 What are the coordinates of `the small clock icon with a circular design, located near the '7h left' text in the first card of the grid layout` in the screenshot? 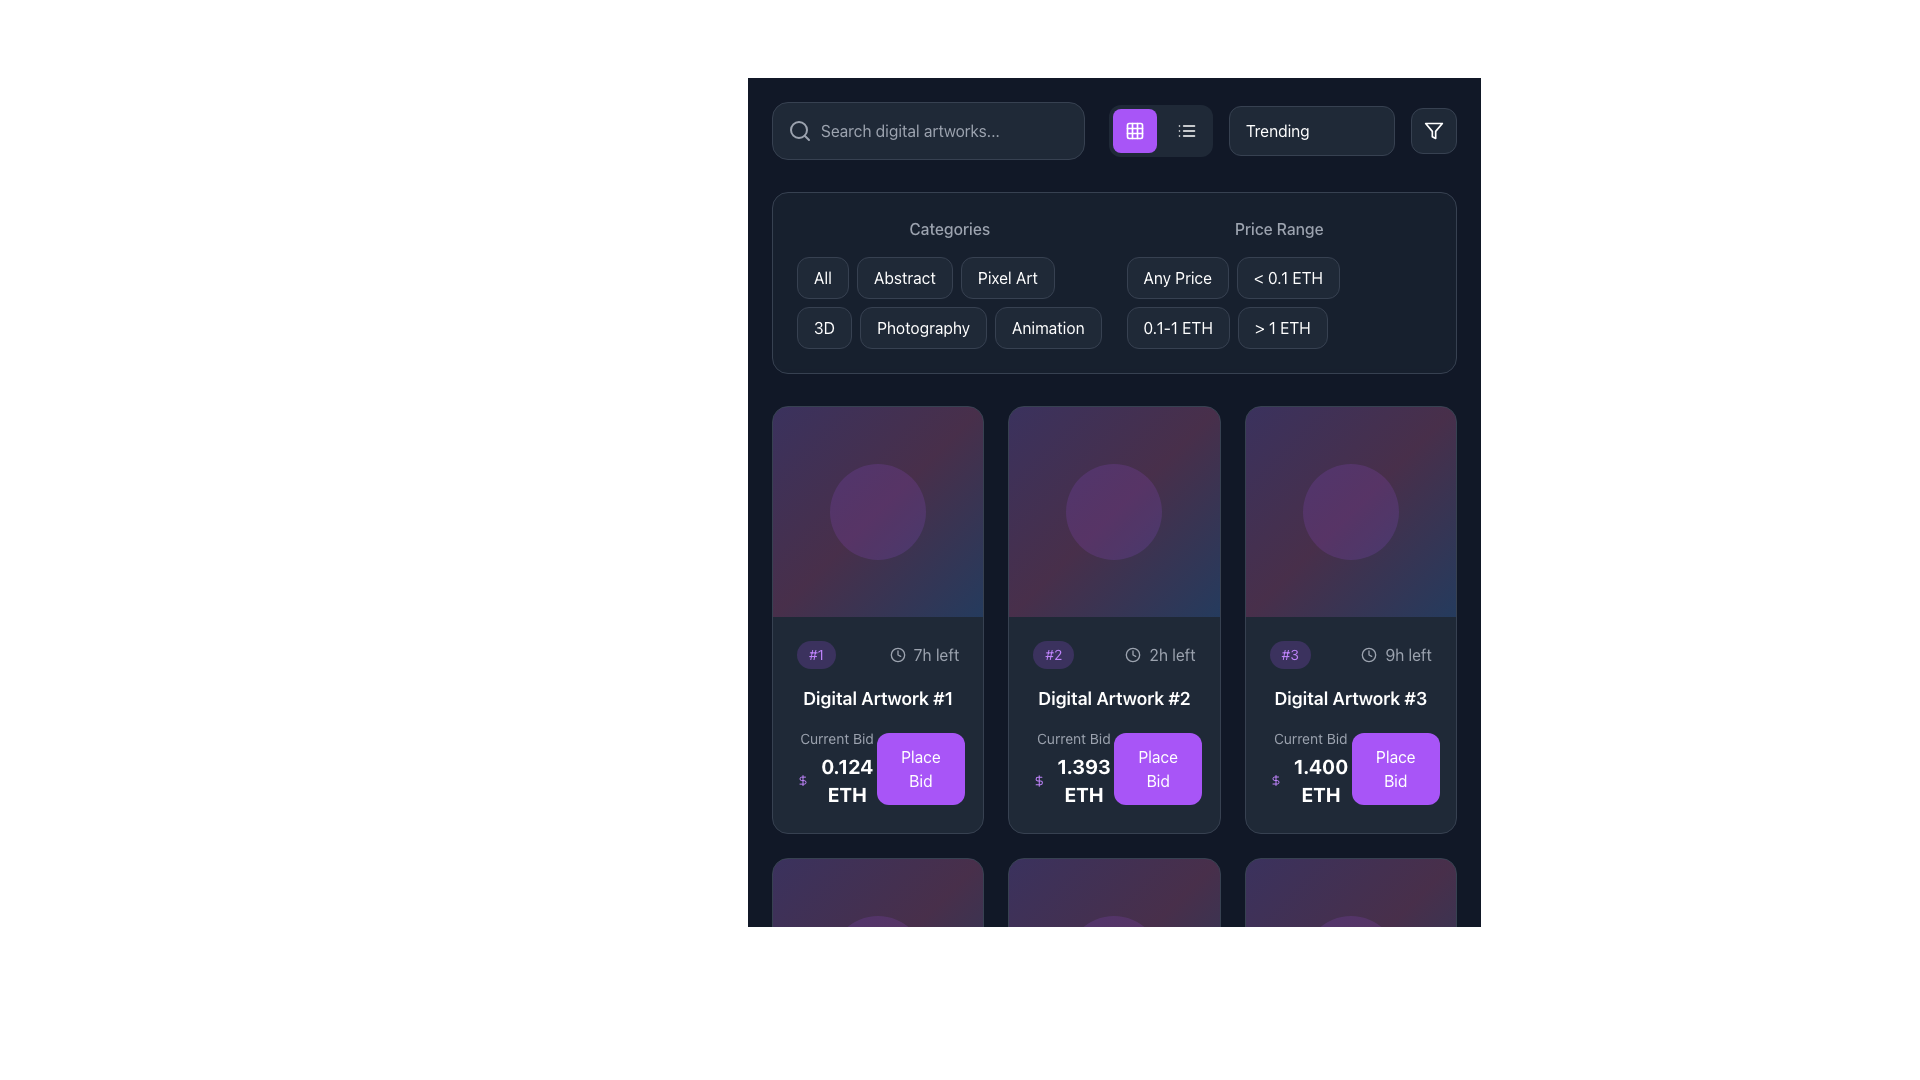 It's located at (896, 655).